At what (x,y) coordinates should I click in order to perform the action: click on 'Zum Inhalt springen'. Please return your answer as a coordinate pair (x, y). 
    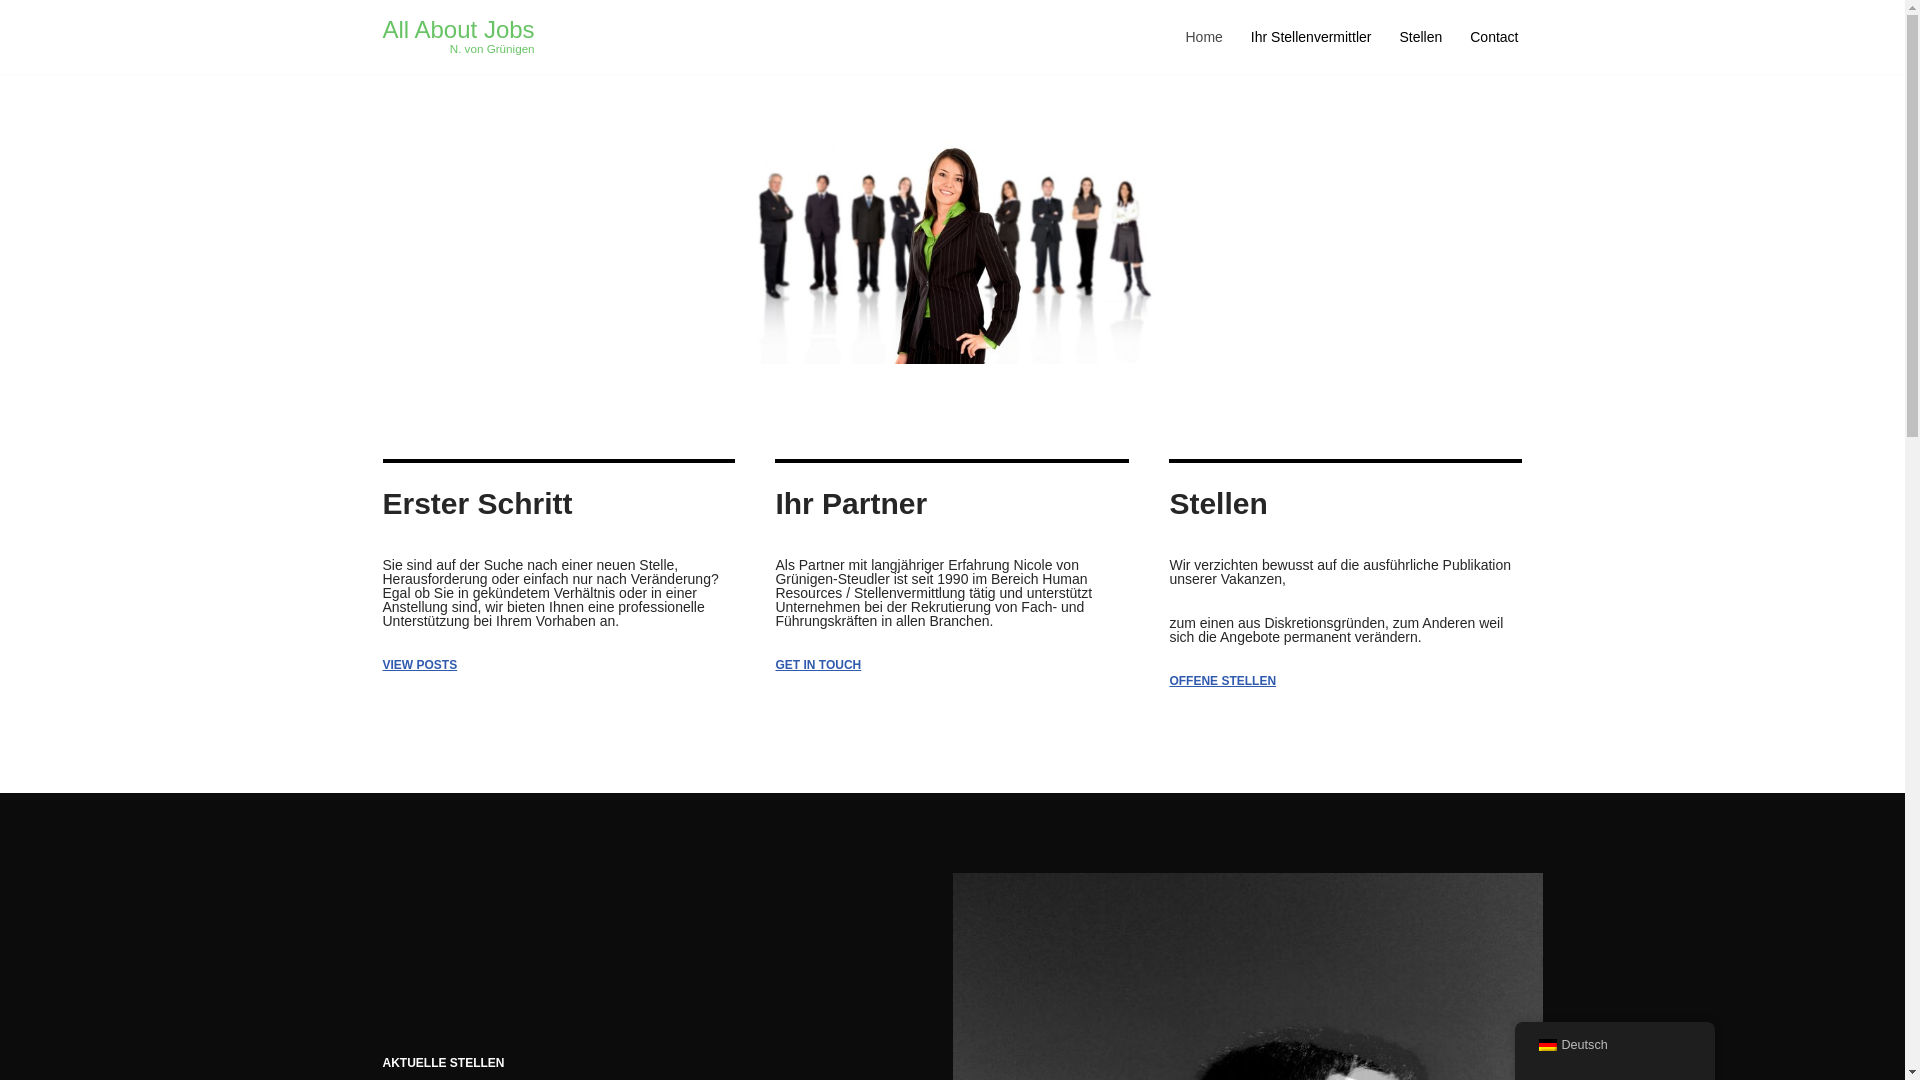
    Looking at the image, I should click on (0, 42).